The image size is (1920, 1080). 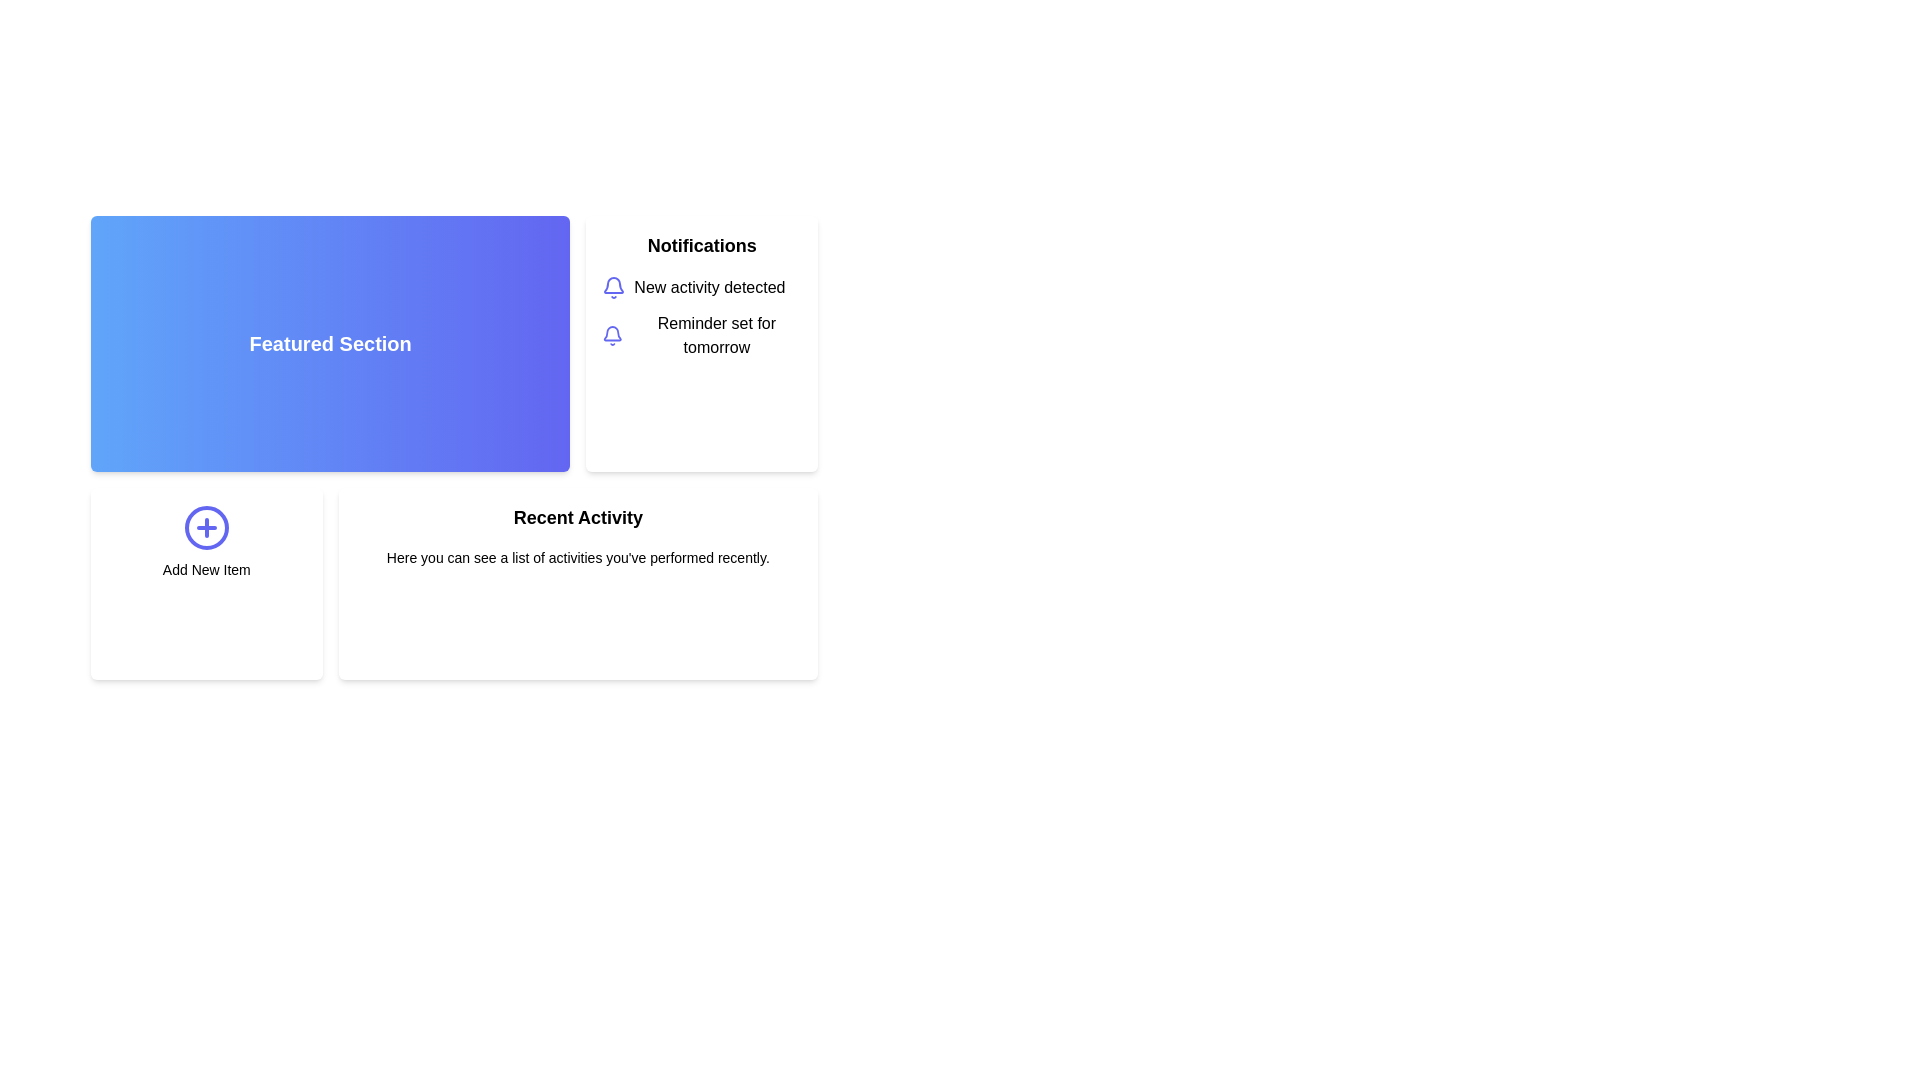 What do you see at coordinates (702, 288) in the screenshot?
I see `the first notification in the 'Notifications' section, which serves as an informational alert about new activity` at bounding box center [702, 288].